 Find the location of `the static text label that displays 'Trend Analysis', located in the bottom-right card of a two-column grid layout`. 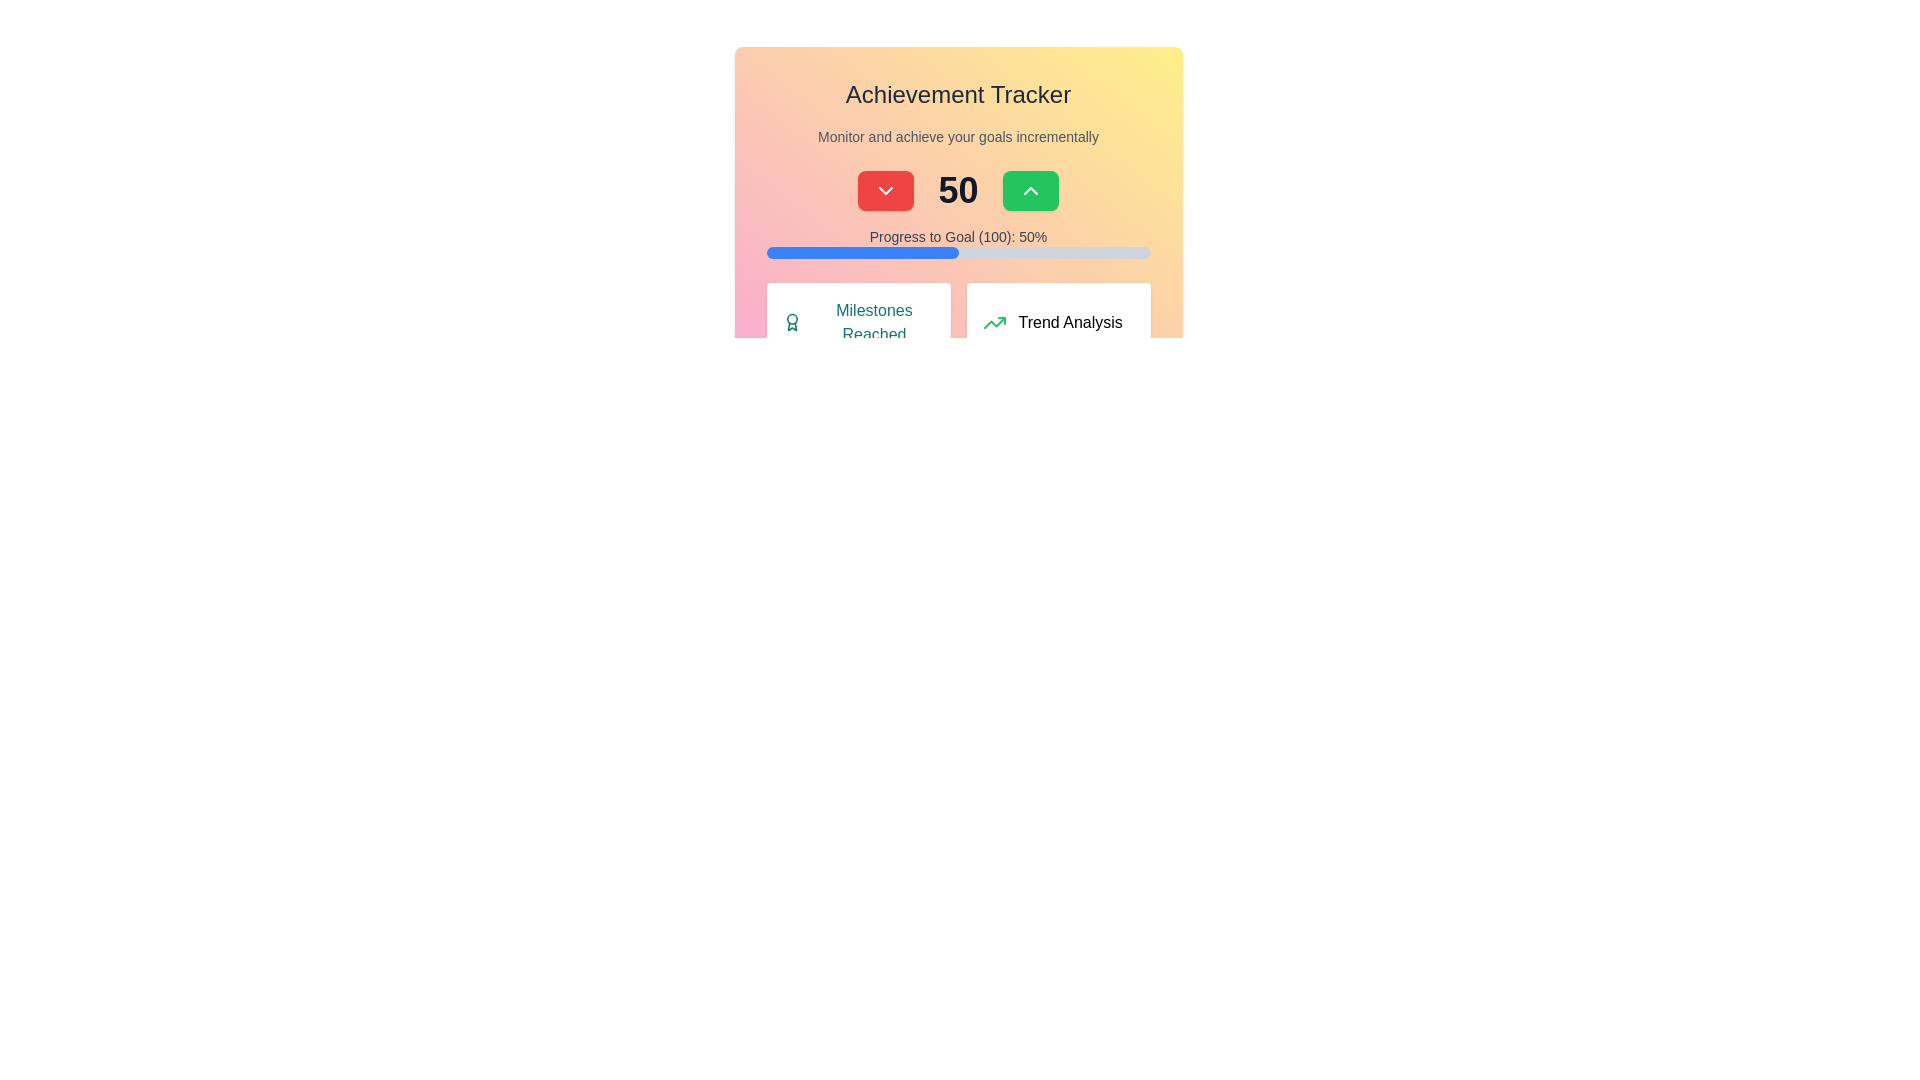

the static text label that displays 'Trend Analysis', located in the bottom-right card of a two-column grid layout is located at coordinates (1069, 322).